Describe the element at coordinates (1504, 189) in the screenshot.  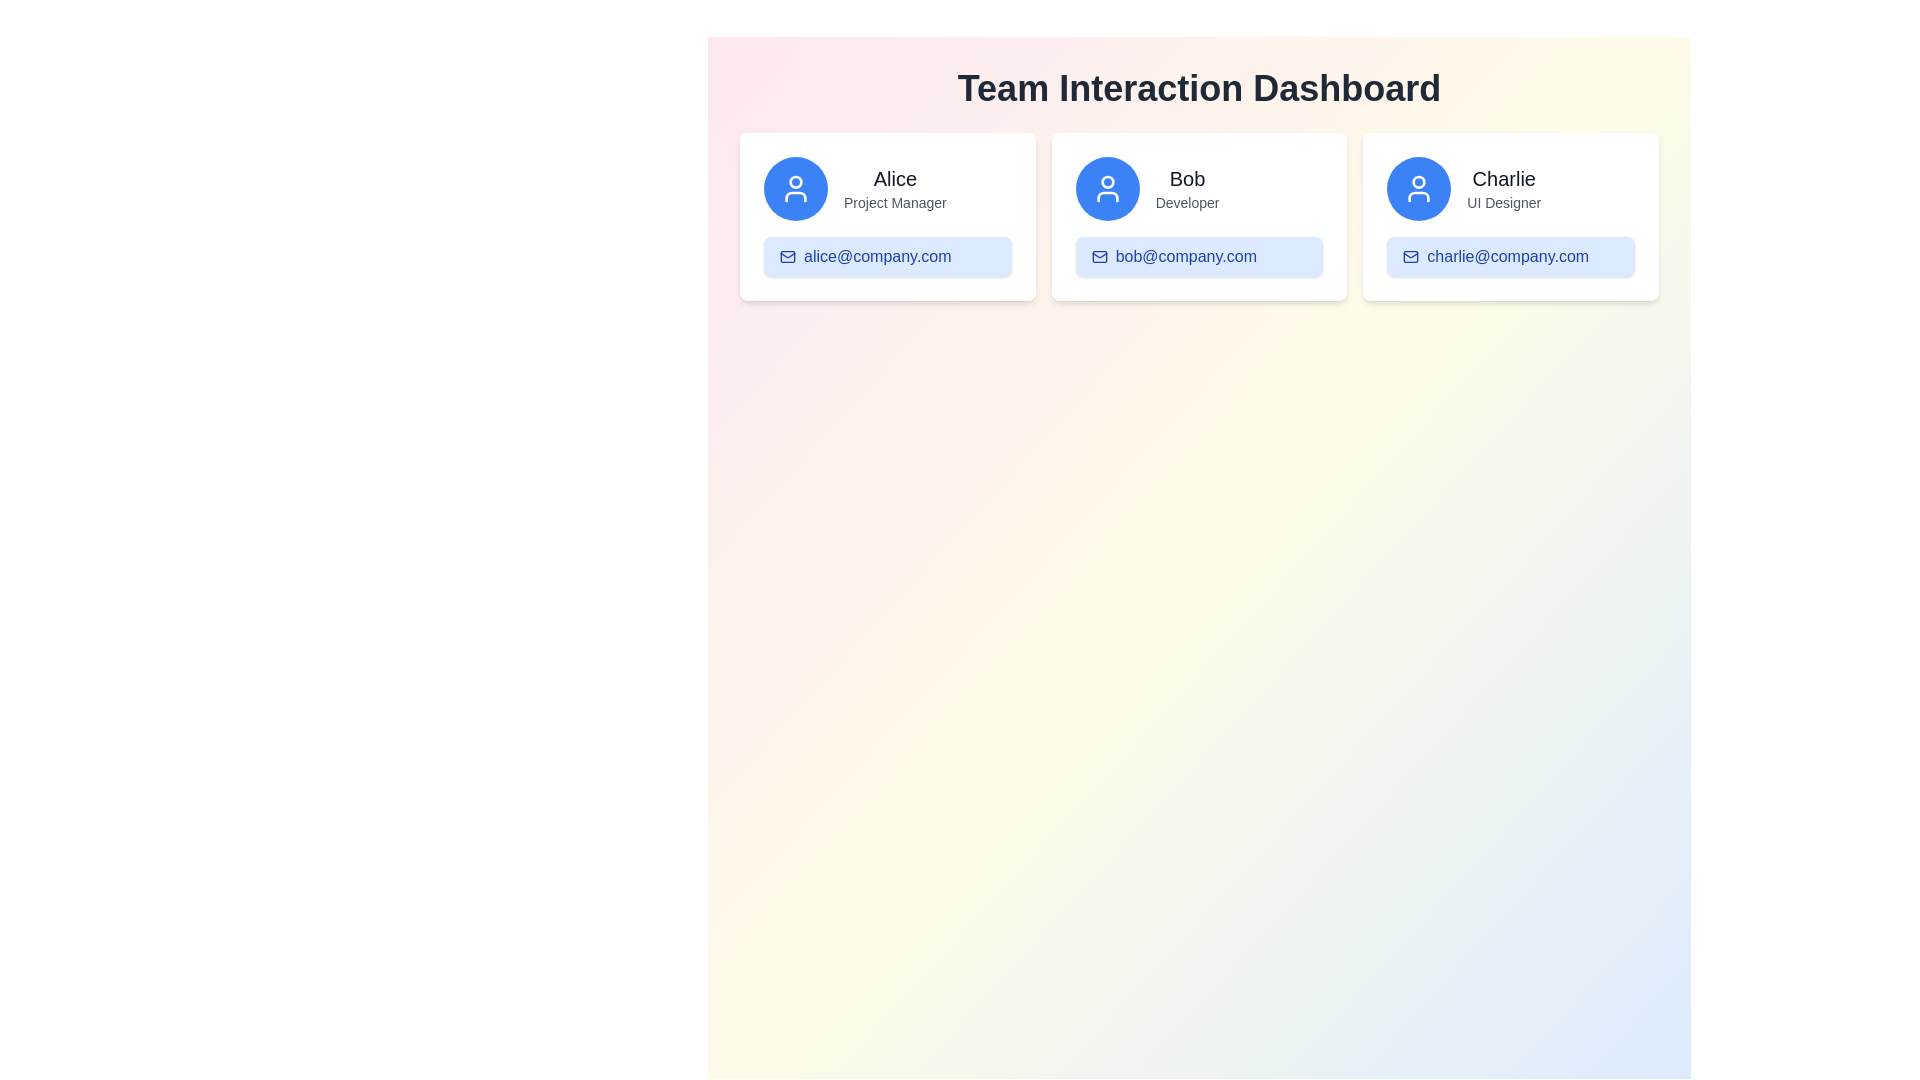
I see `text label displaying 'Charlie' and 'UI Designer', which is located to the right of a circular icon in the third user profile card` at that location.